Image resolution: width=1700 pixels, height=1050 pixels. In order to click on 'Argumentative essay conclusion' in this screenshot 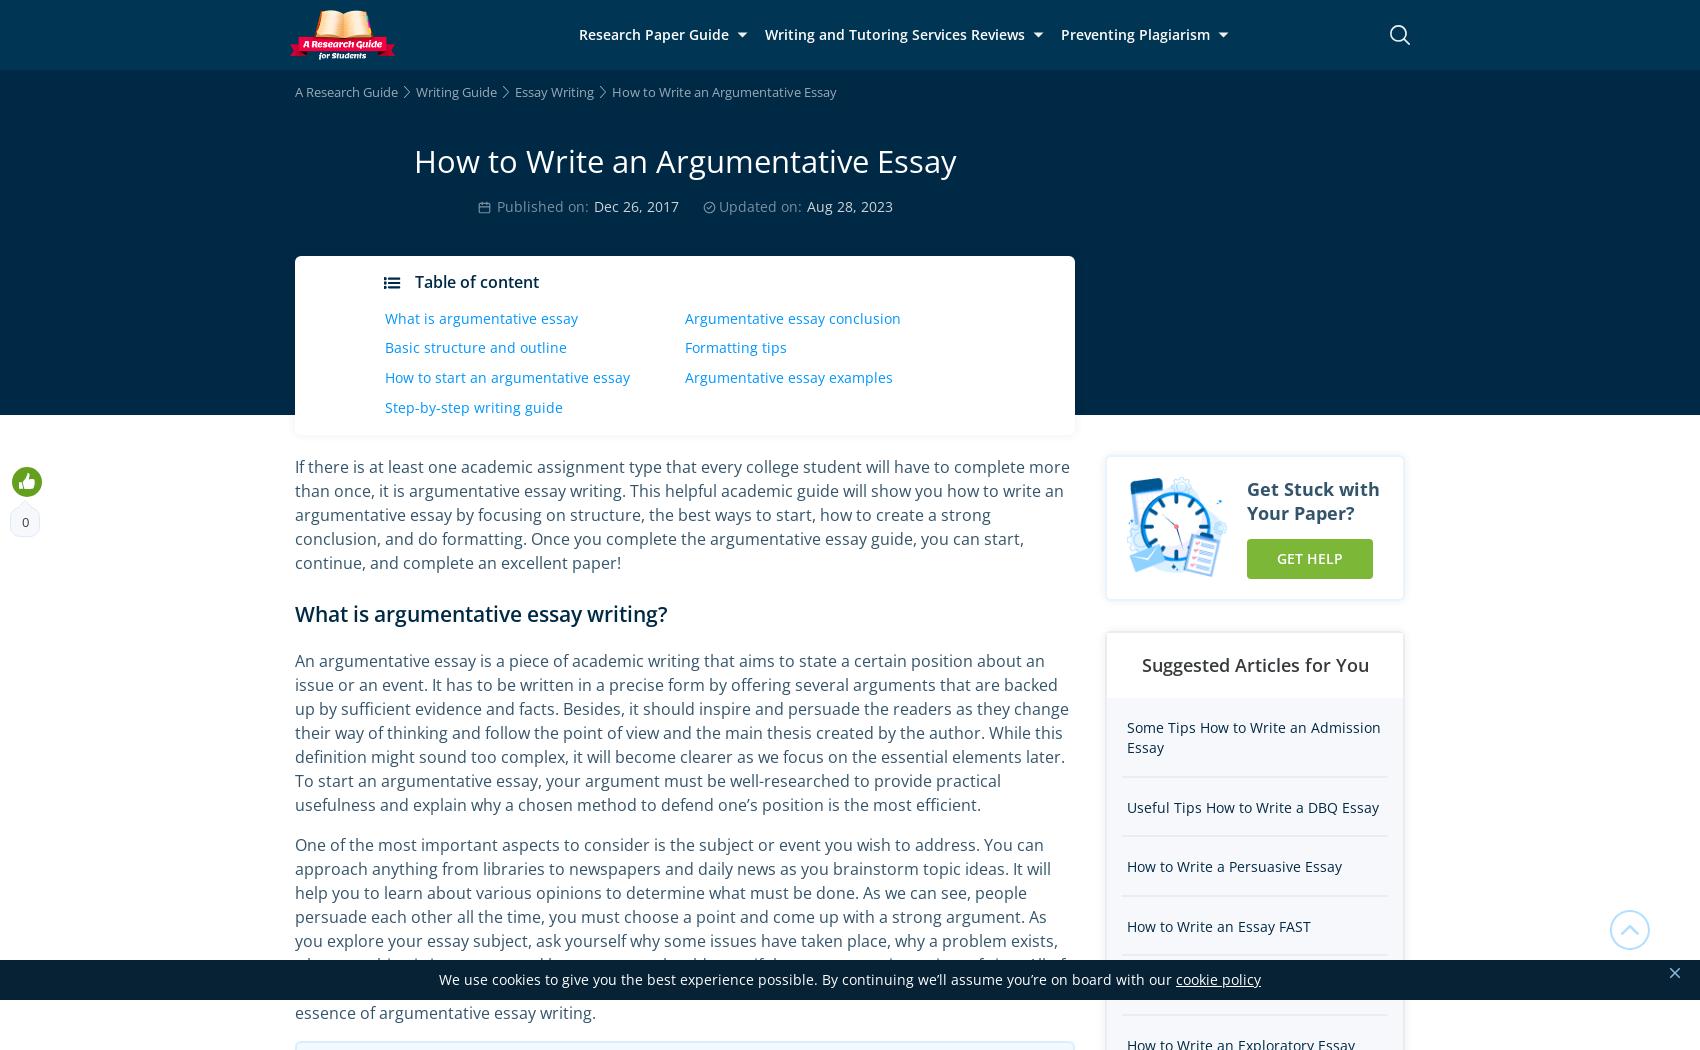, I will do `click(792, 317)`.